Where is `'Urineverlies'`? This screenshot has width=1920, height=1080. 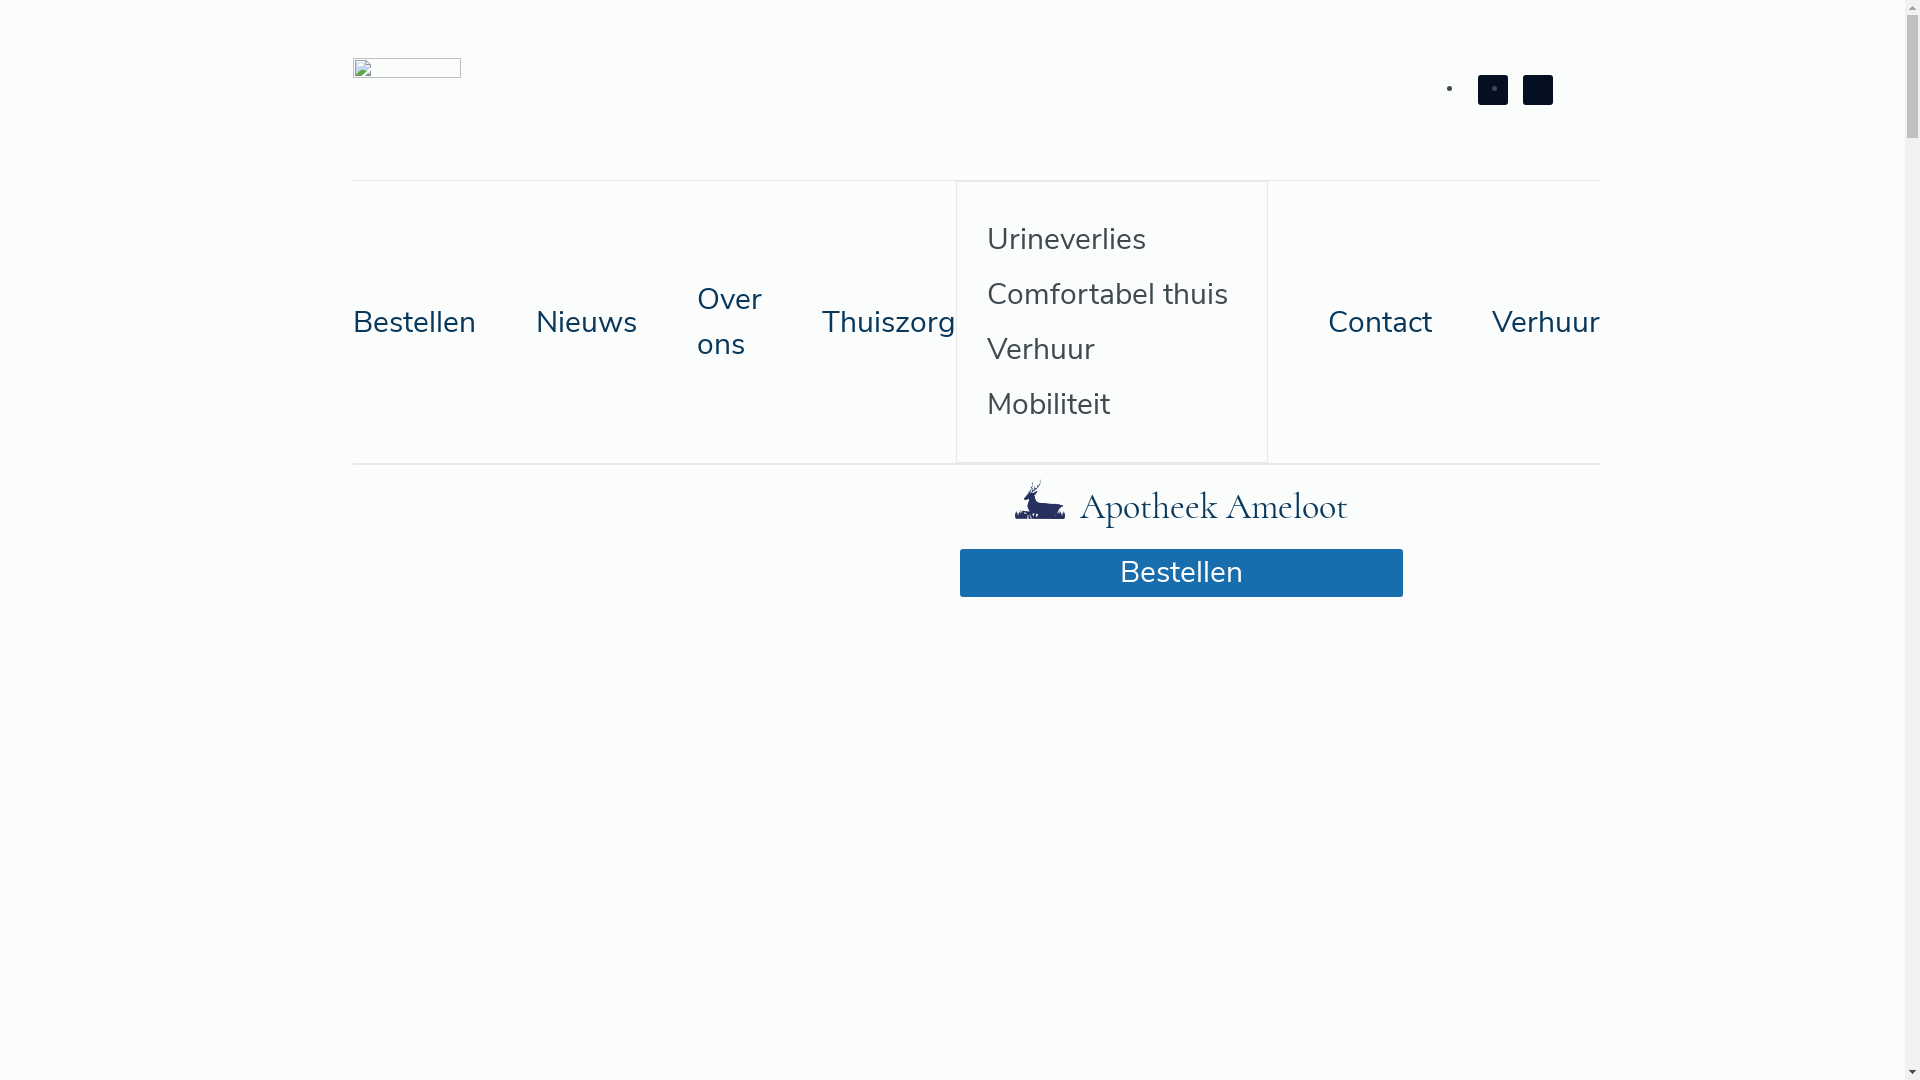
'Urineverlies' is located at coordinates (1109, 238).